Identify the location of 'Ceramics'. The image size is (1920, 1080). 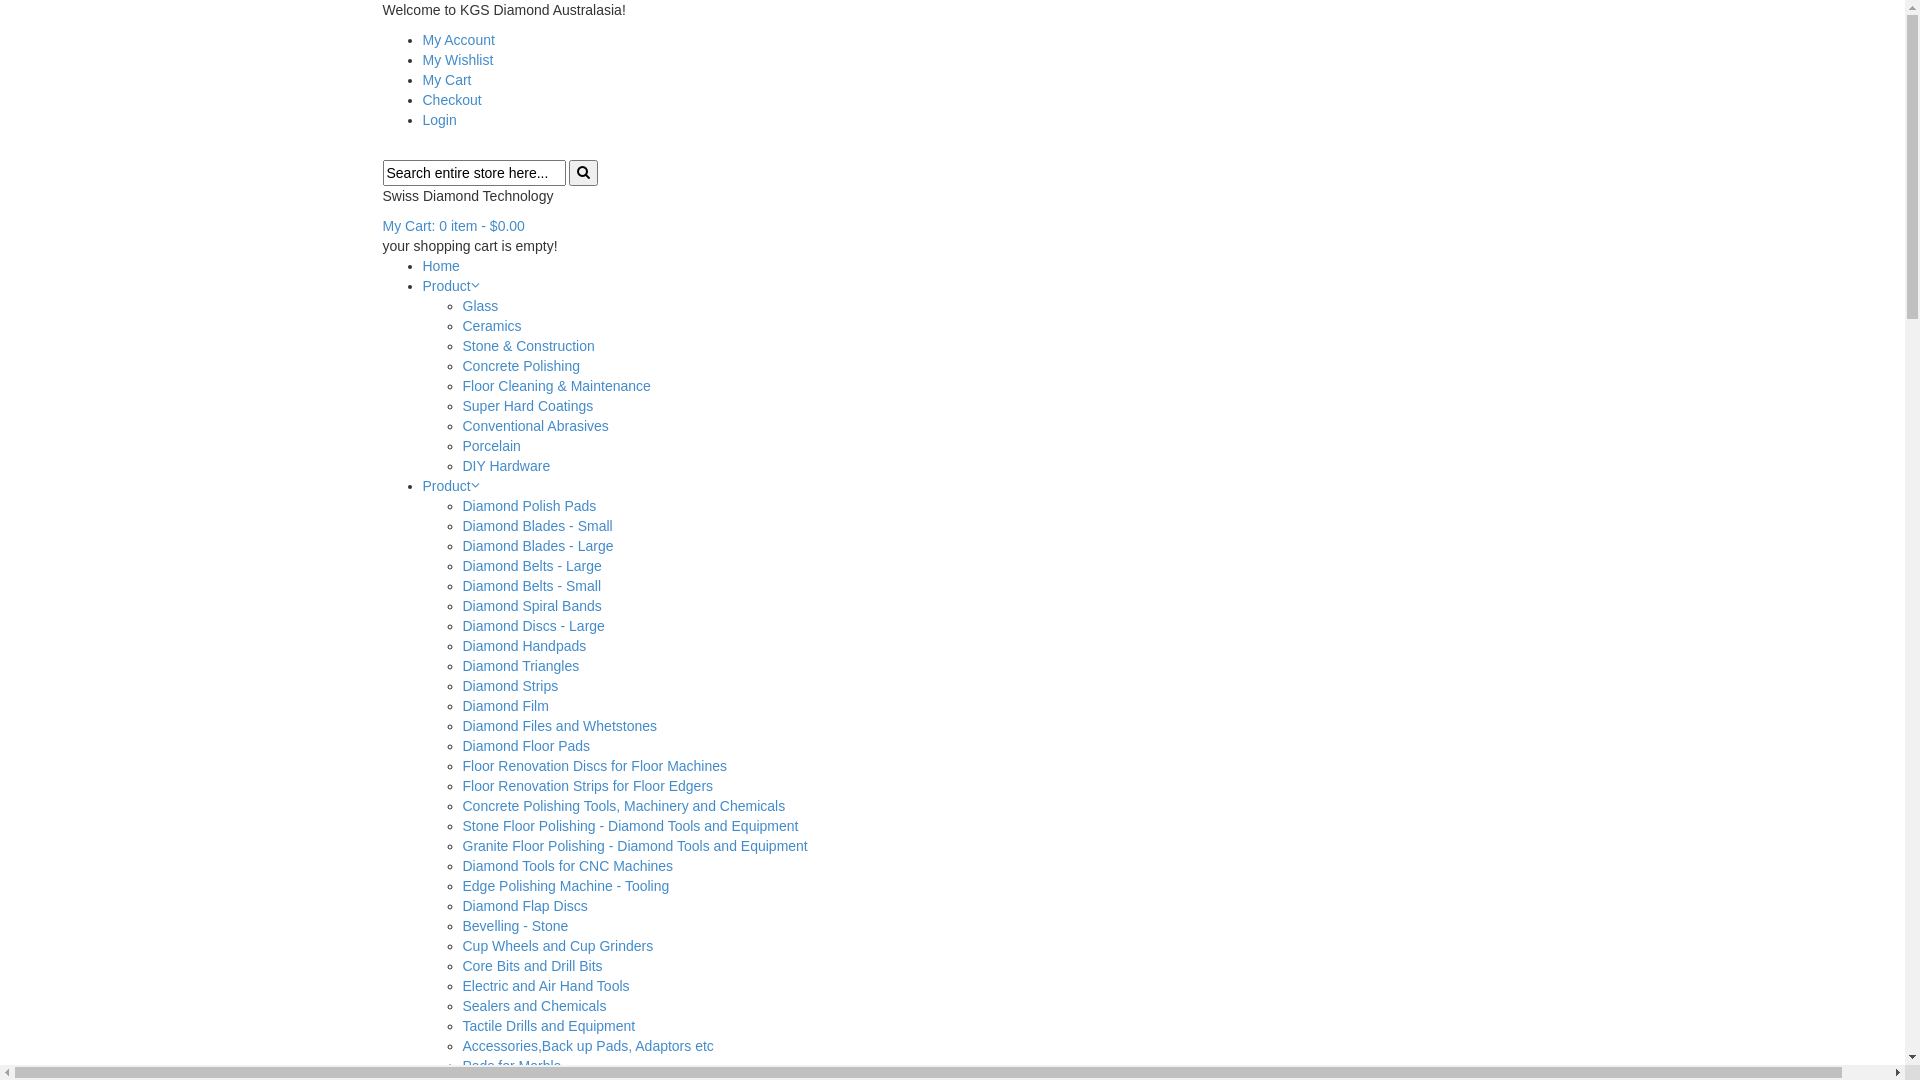
(491, 325).